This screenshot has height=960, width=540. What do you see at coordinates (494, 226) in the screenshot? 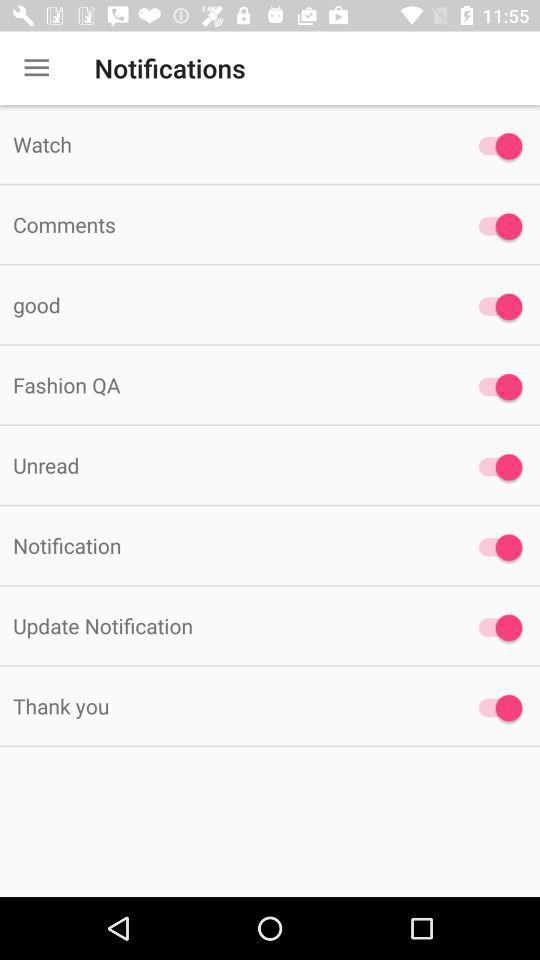
I see `turn comments on/off` at bounding box center [494, 226].